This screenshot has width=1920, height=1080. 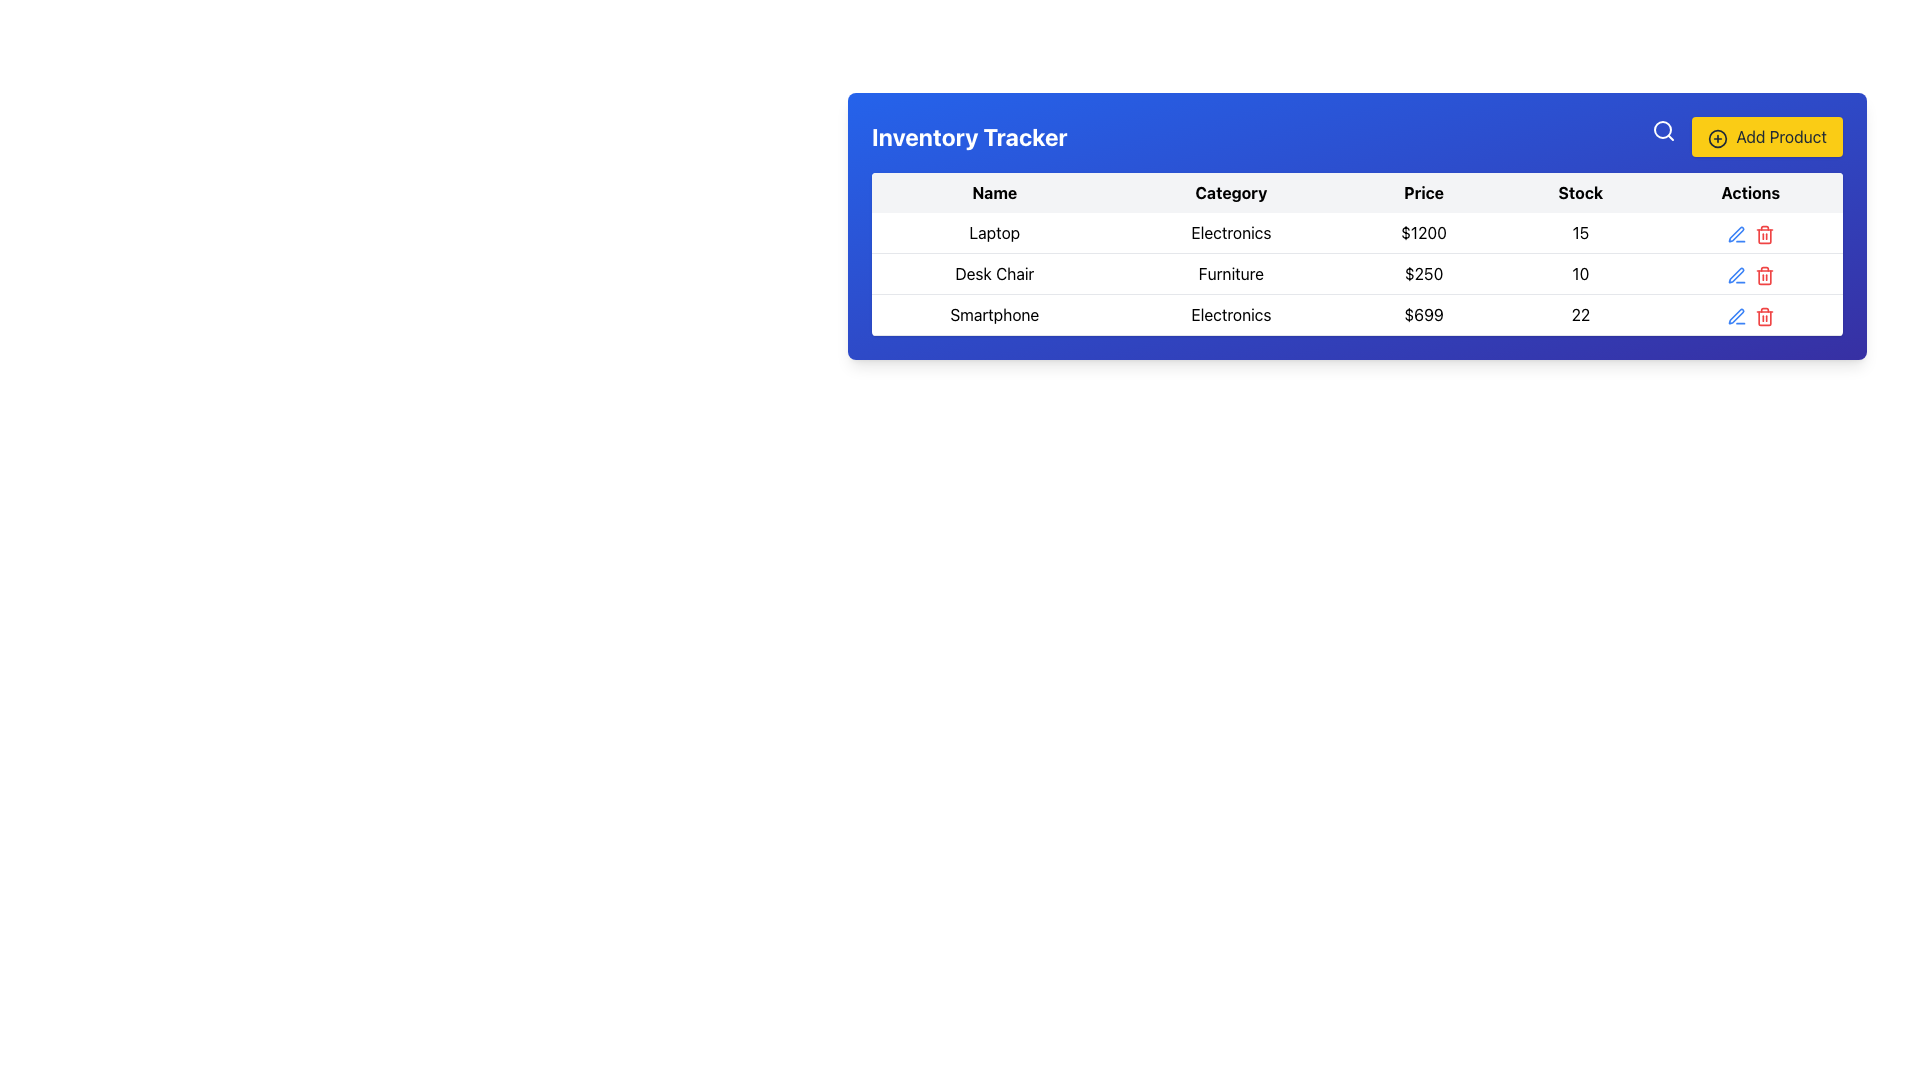 I want to click on the 'Add Product' button with a yellow background and bold text, located in the top-right area of the blue header bar, so click(x=1746, y=136).